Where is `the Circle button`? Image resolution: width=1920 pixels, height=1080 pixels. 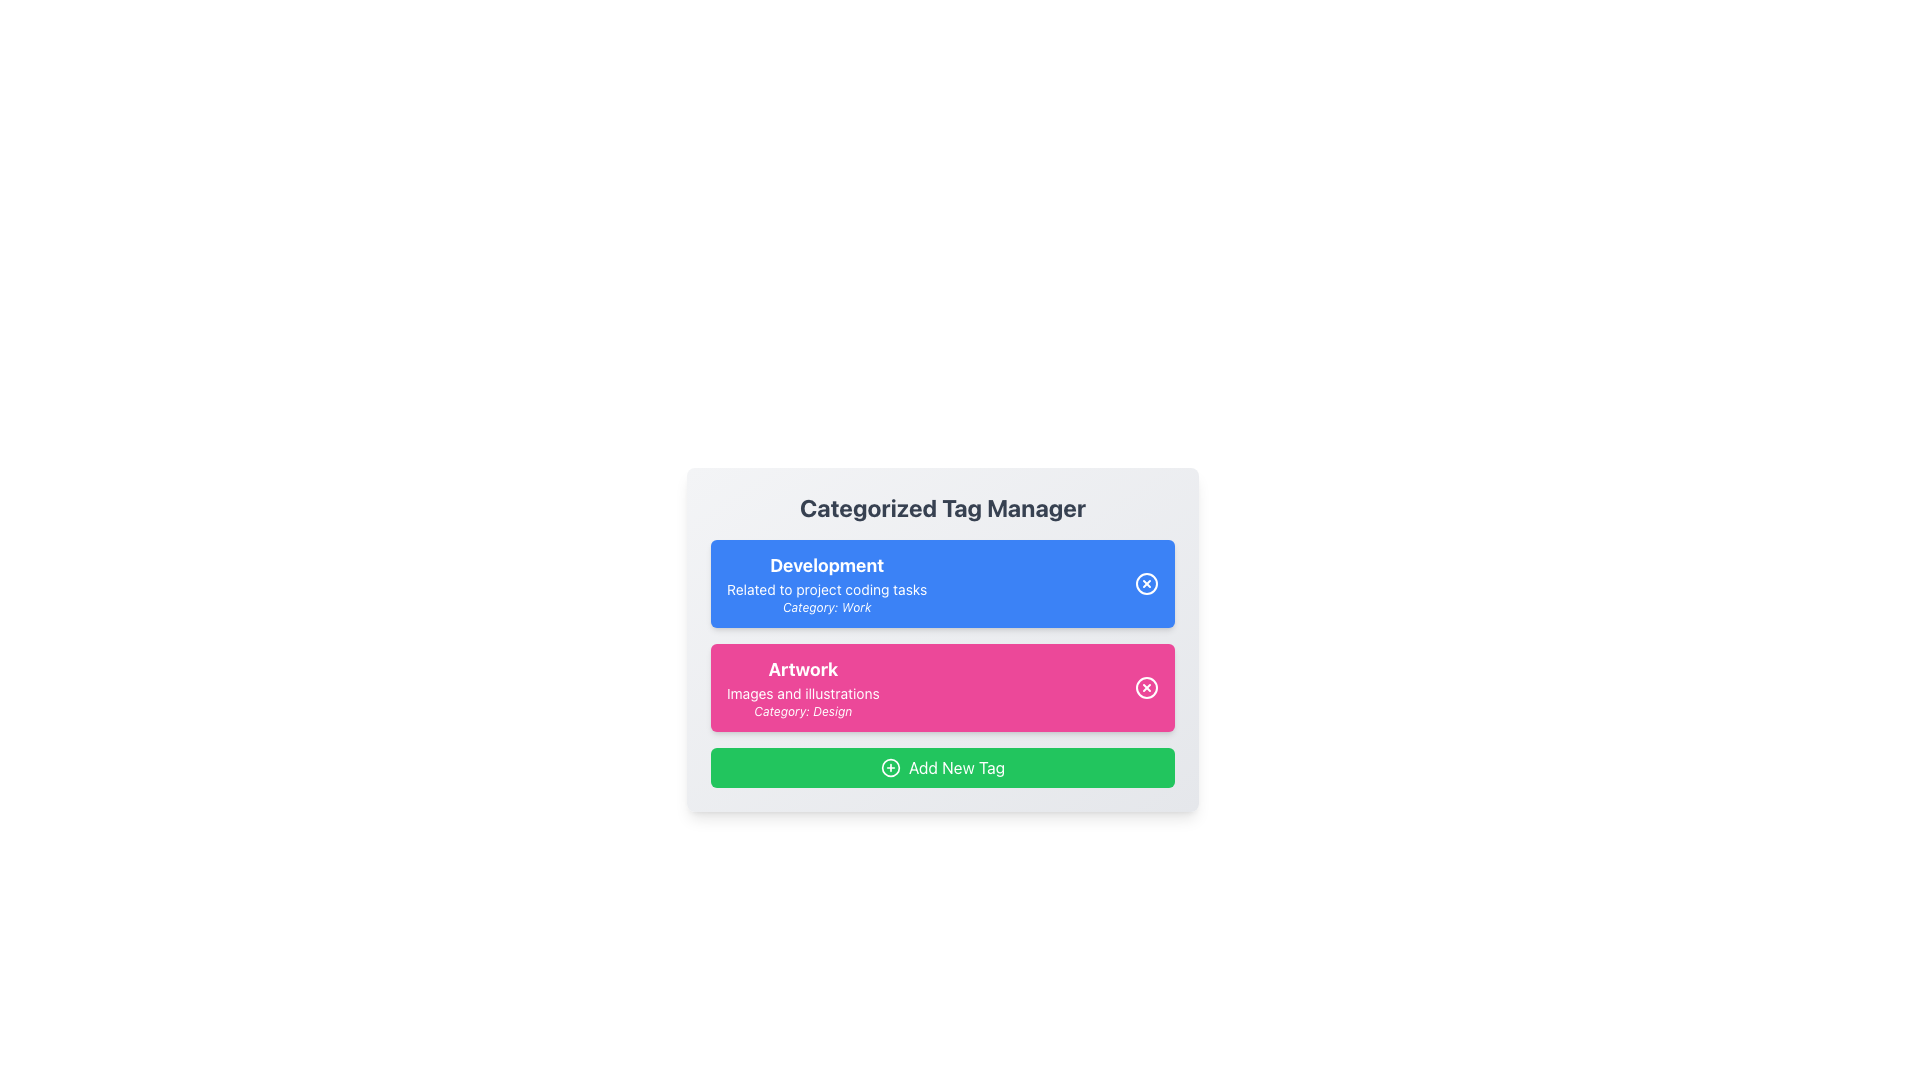
the Circle button is located at coordinates (1147, 686).